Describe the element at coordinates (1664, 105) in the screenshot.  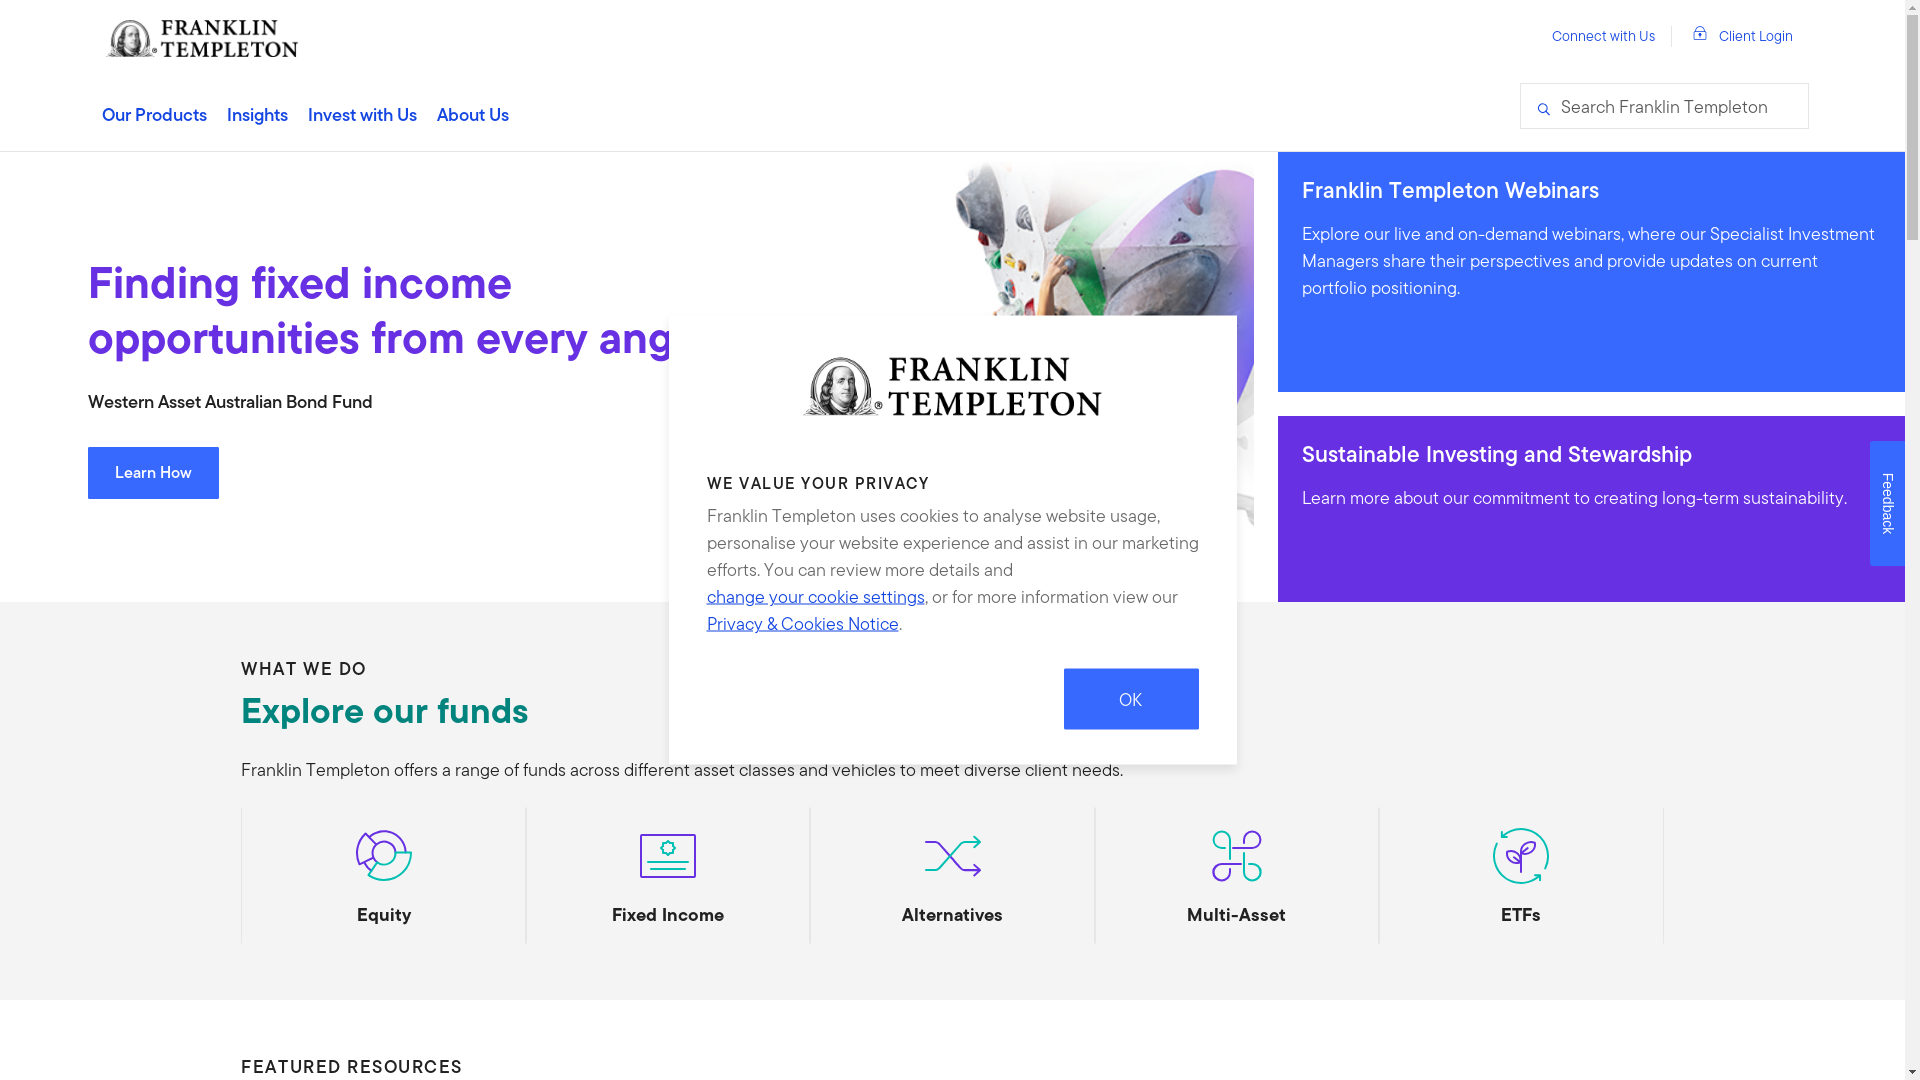
I see `'Search Franklin Templeton'` at that location.